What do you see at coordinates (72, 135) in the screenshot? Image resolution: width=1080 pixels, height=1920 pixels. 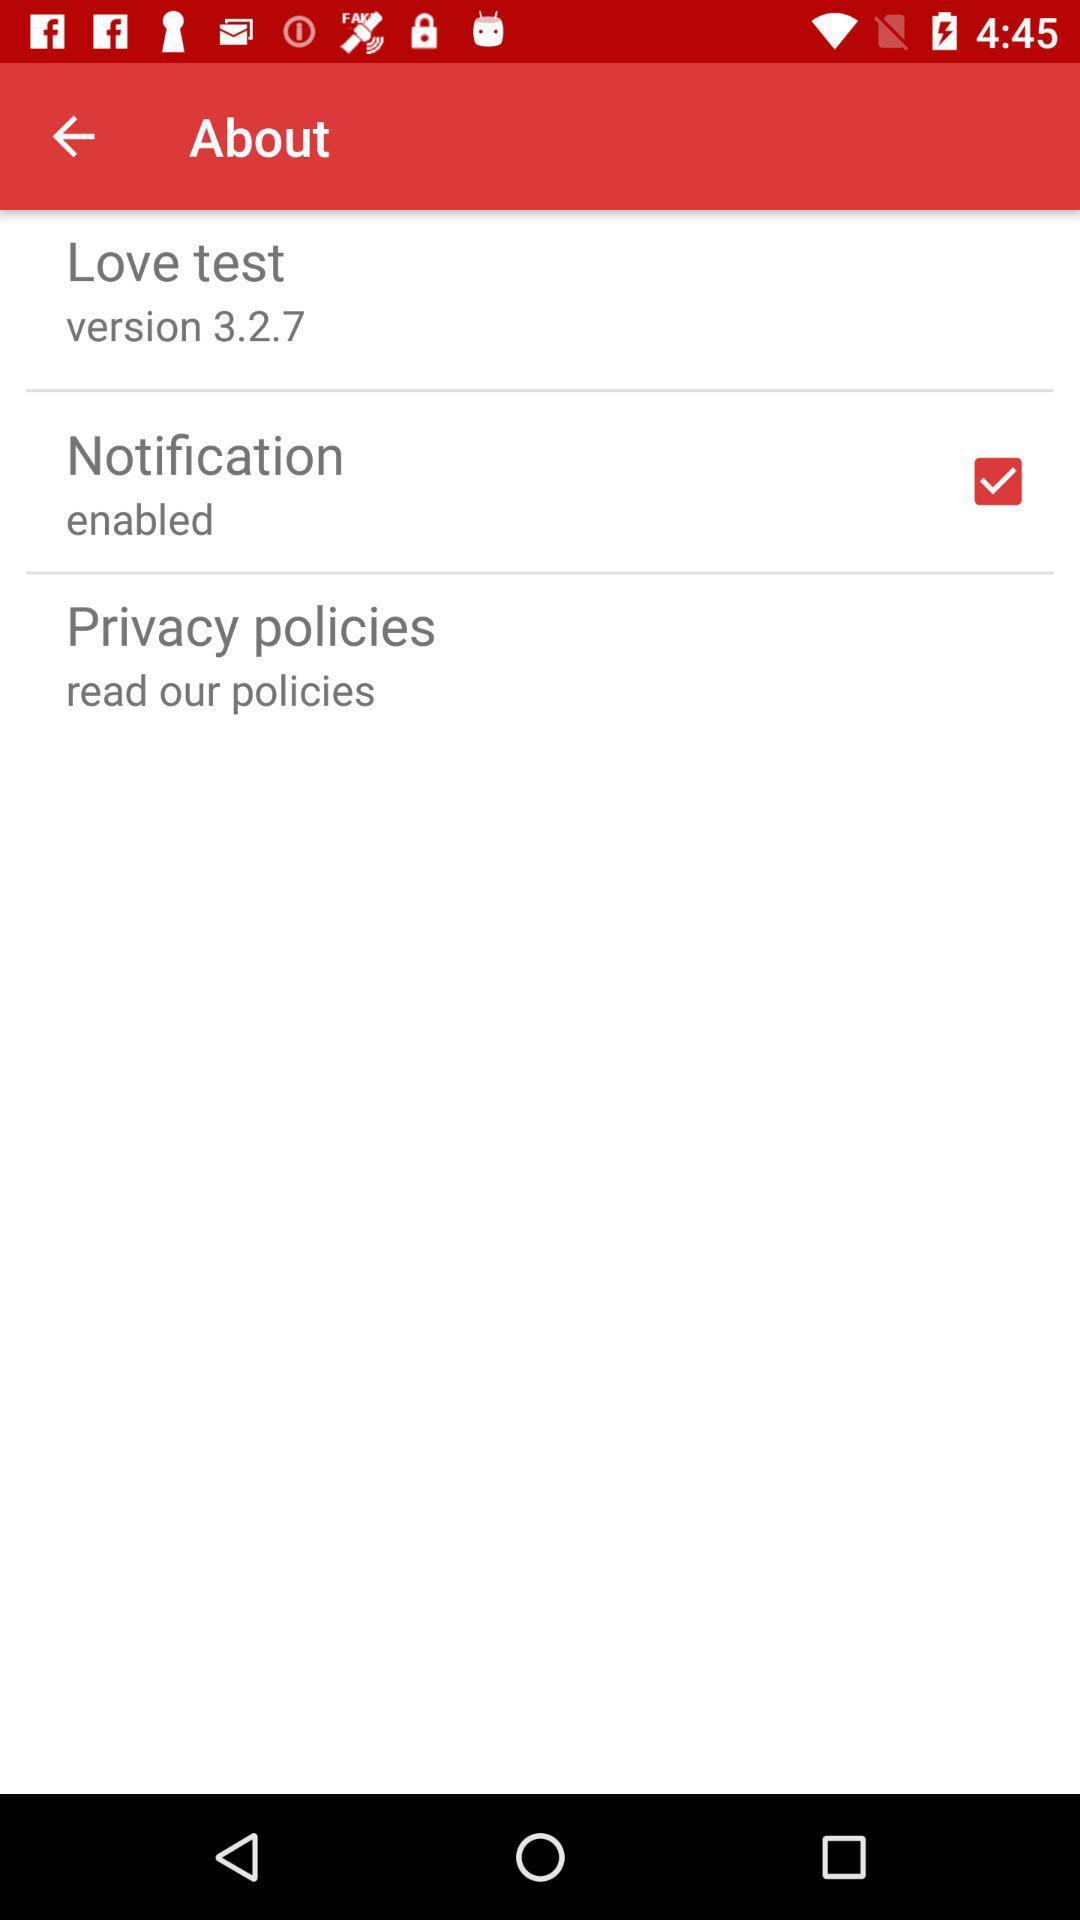 I see `item above the love test` at bounding box center [72, 135].